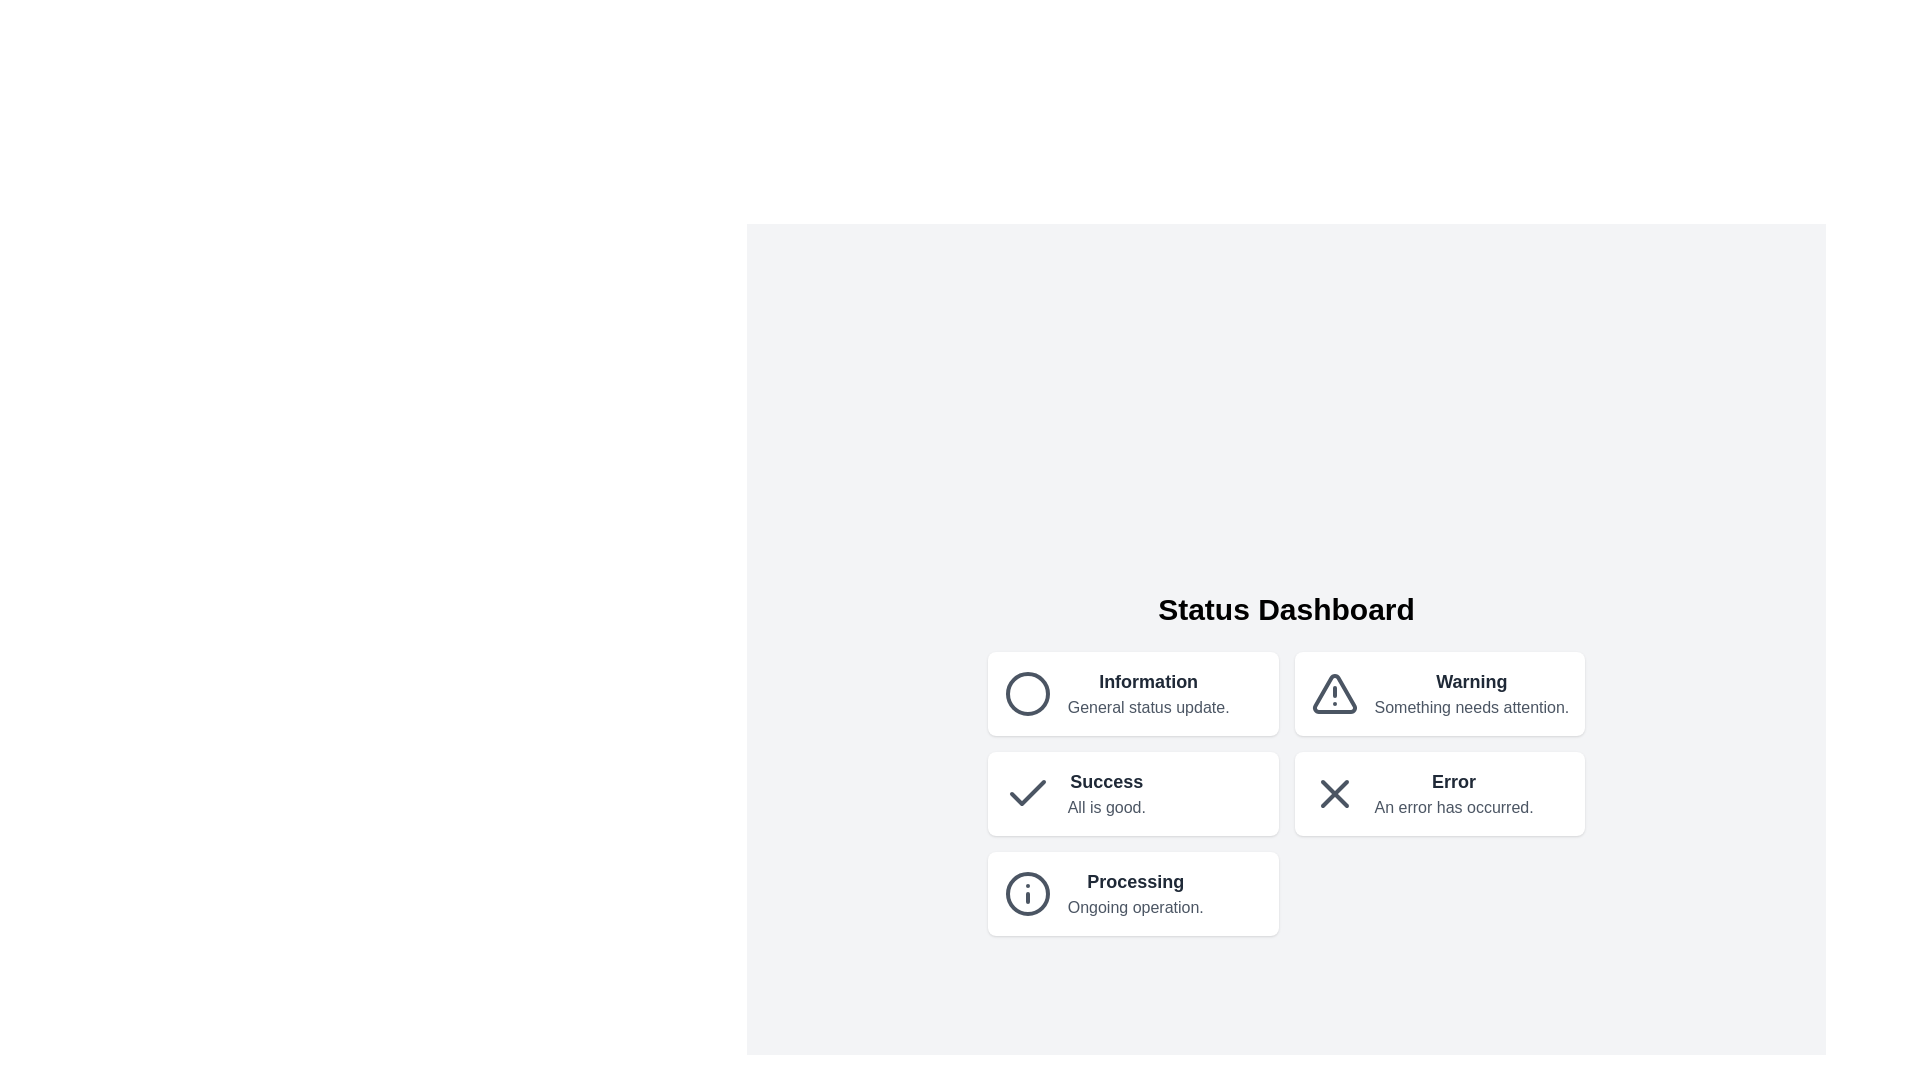  What do you see at coordinates (1027, 893) in the screenshot?
I see `the 'Processing' status icon located in the bottom-left section of the dashboard, which visually represents that an operation is ongoing` at bounding box center [1027, 893].